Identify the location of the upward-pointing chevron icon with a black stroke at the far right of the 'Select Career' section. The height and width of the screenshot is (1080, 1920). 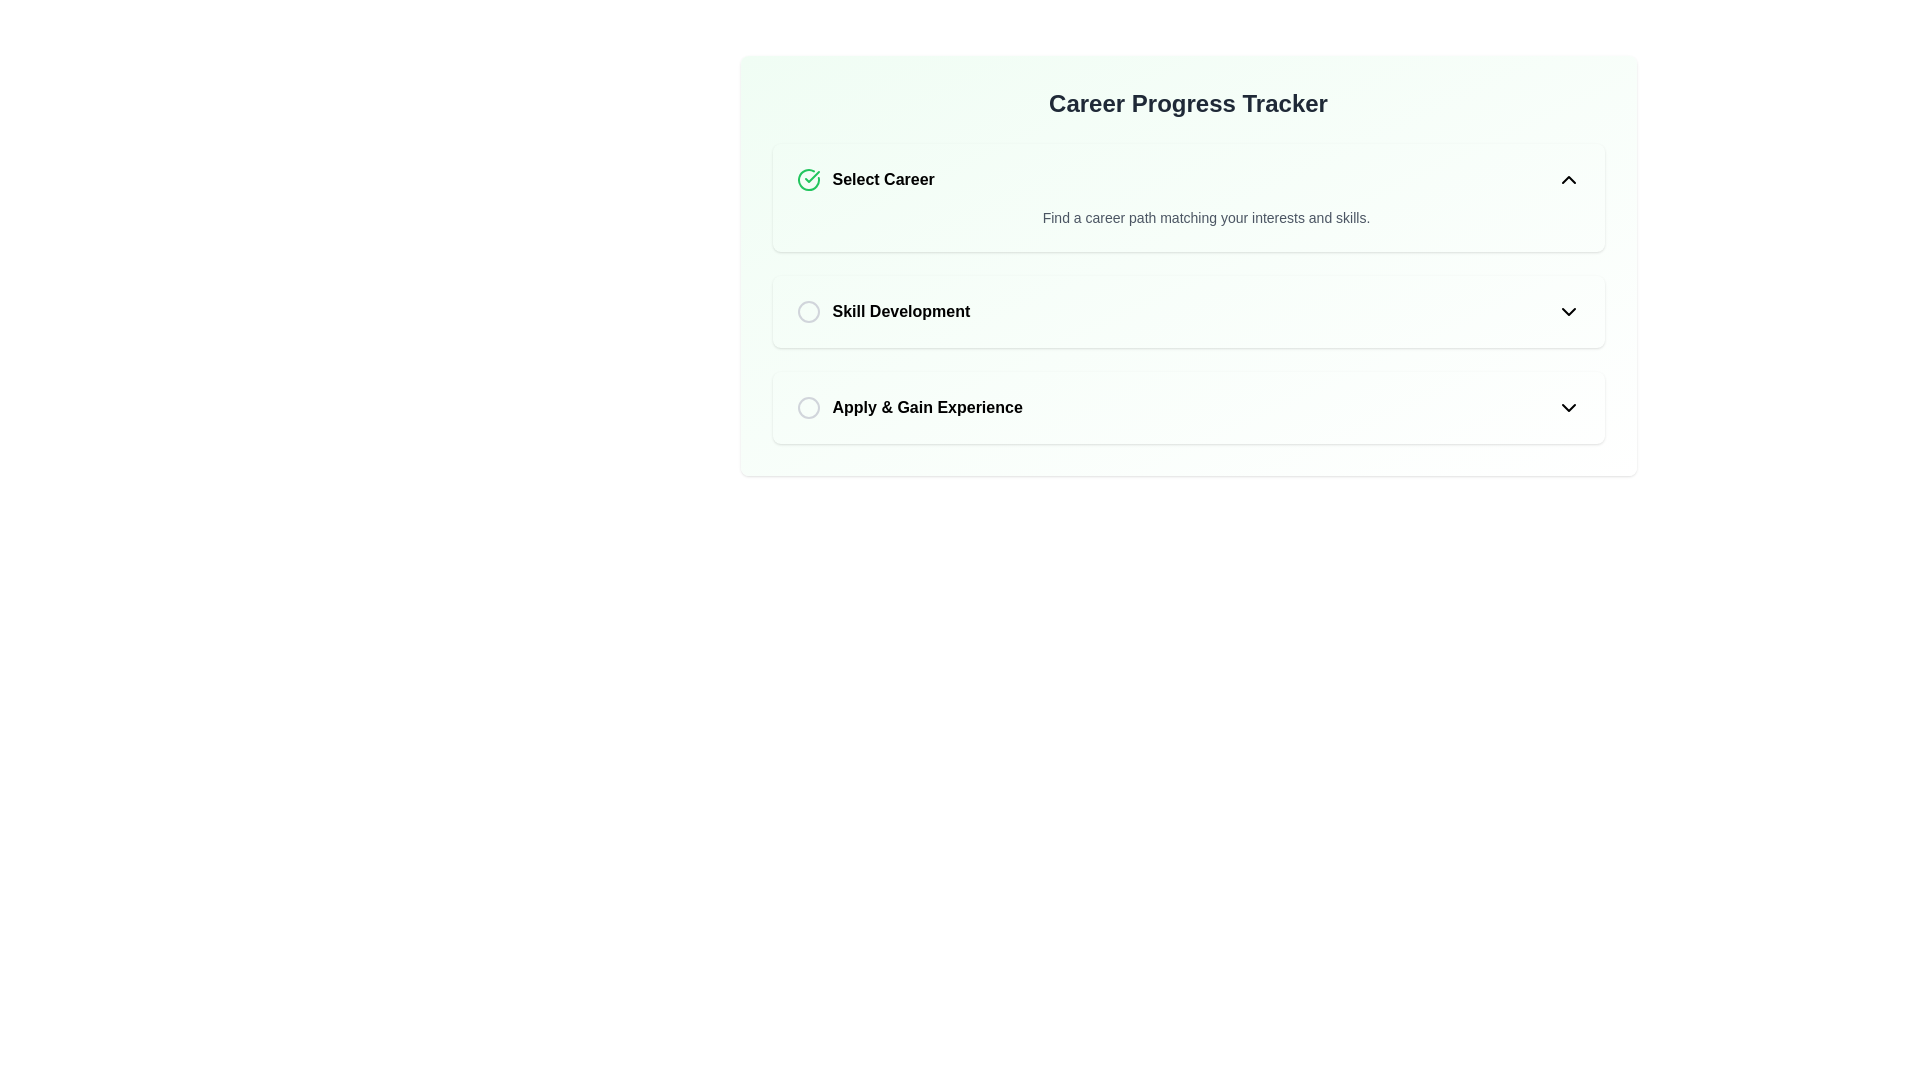
(1567, 180).